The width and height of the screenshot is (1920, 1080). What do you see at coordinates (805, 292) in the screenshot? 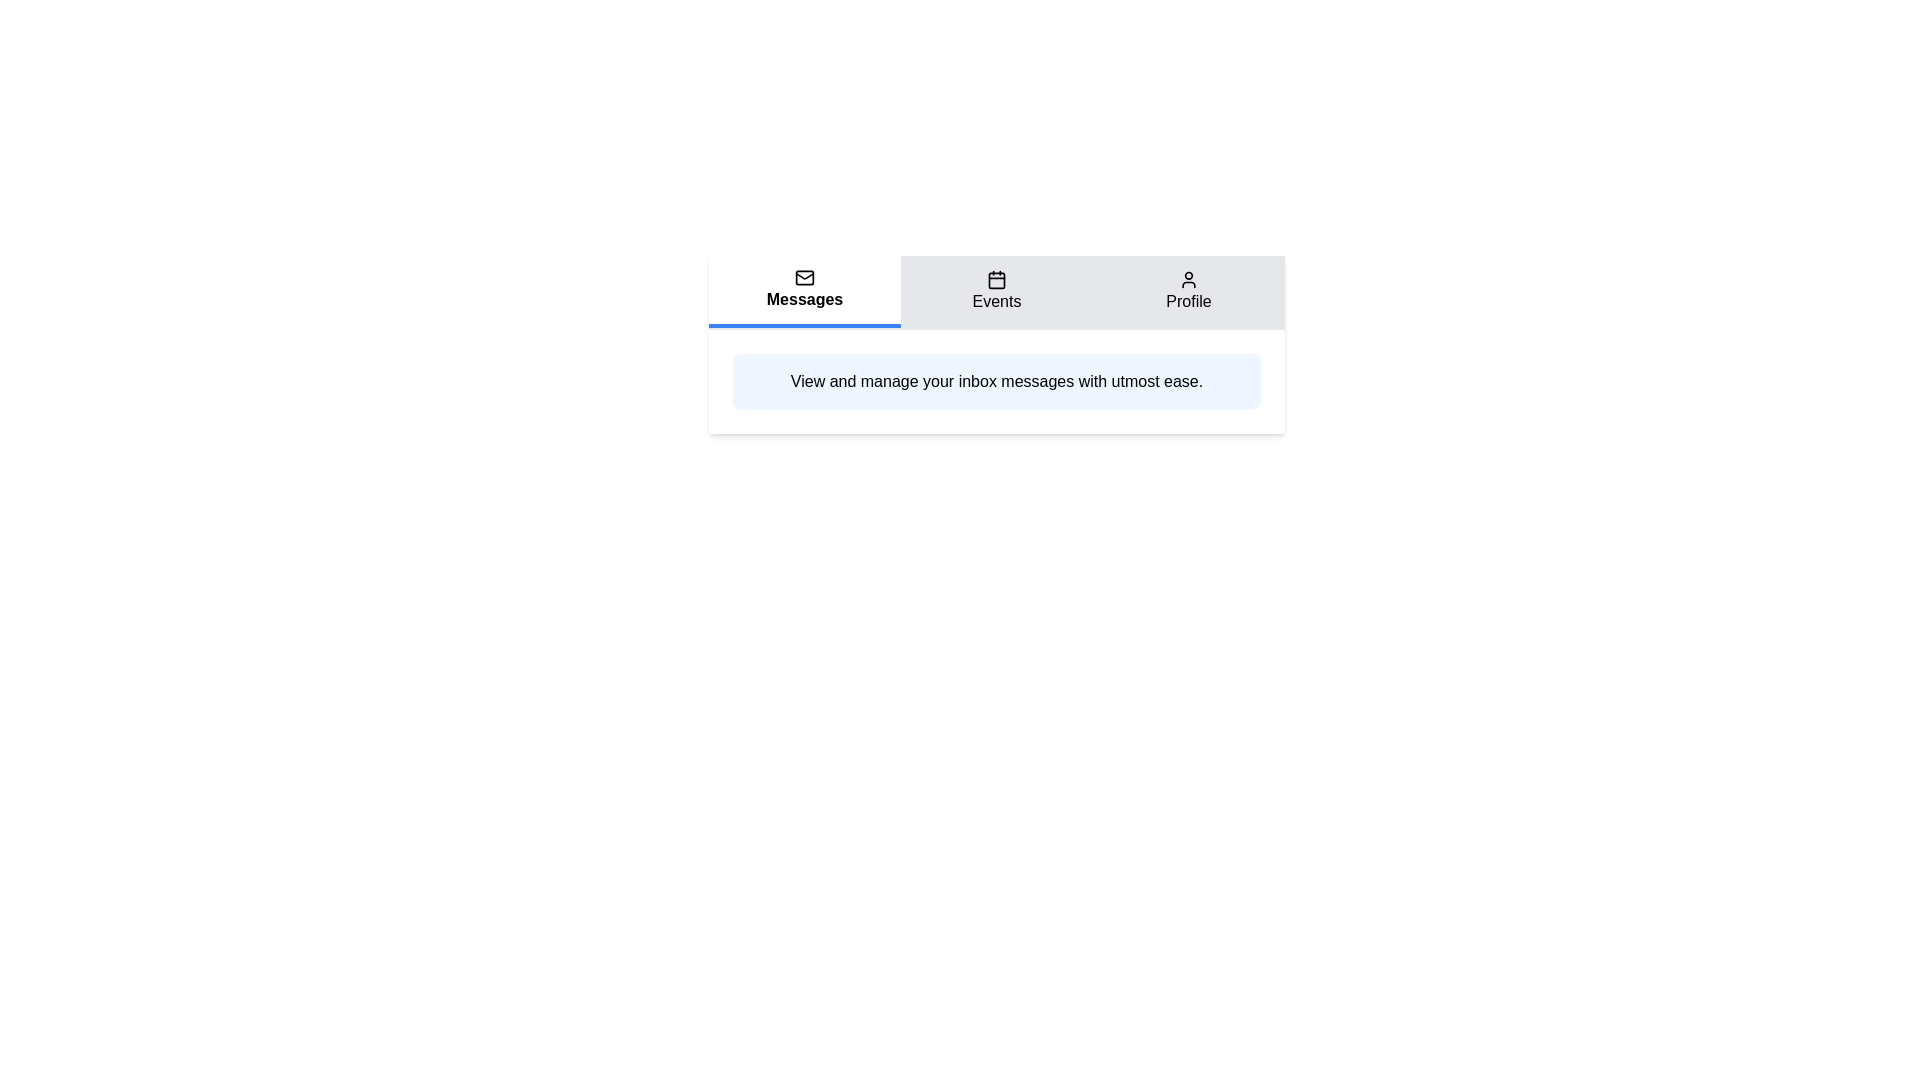
I see `the tab labeled Messages to observe the hover effect` at bounding box center [805, 292].